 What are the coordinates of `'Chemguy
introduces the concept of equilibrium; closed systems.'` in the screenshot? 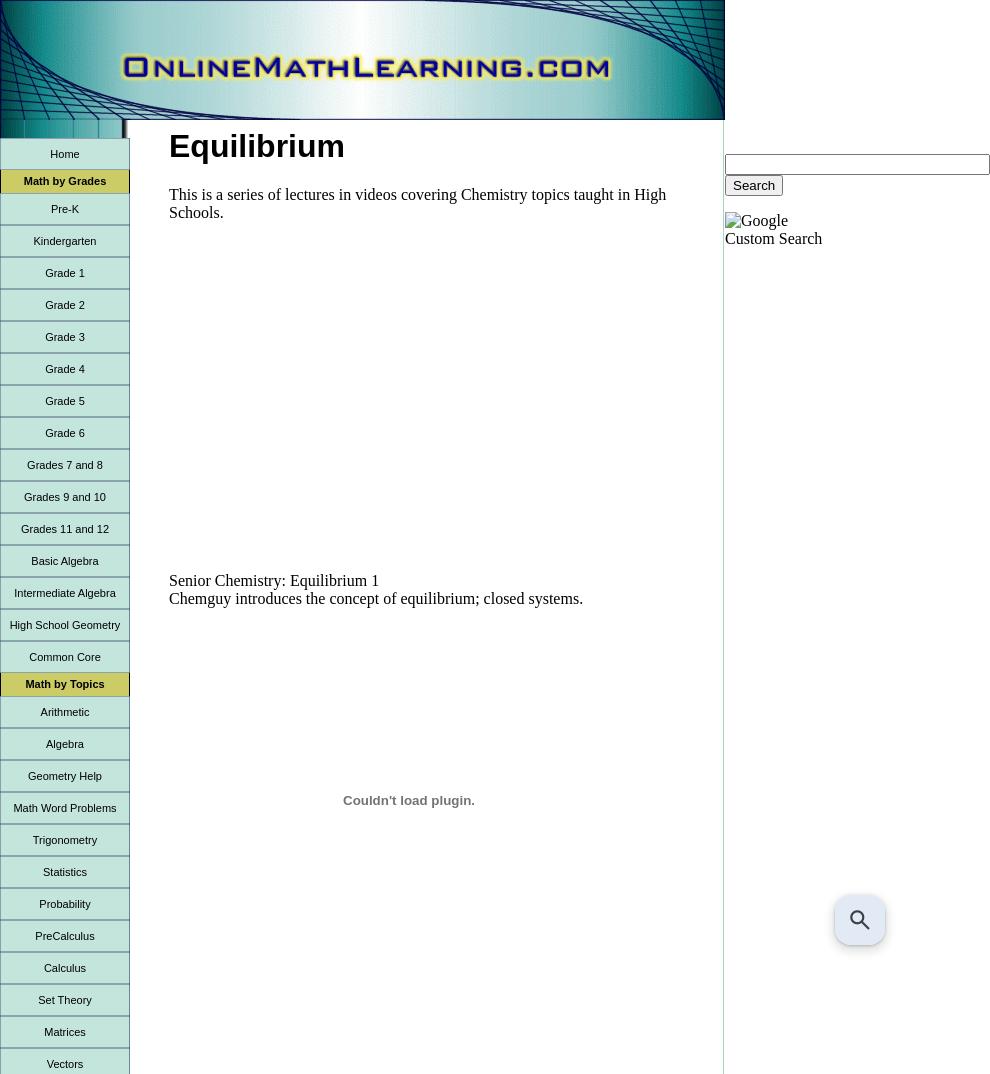 It's located at (376, 598).